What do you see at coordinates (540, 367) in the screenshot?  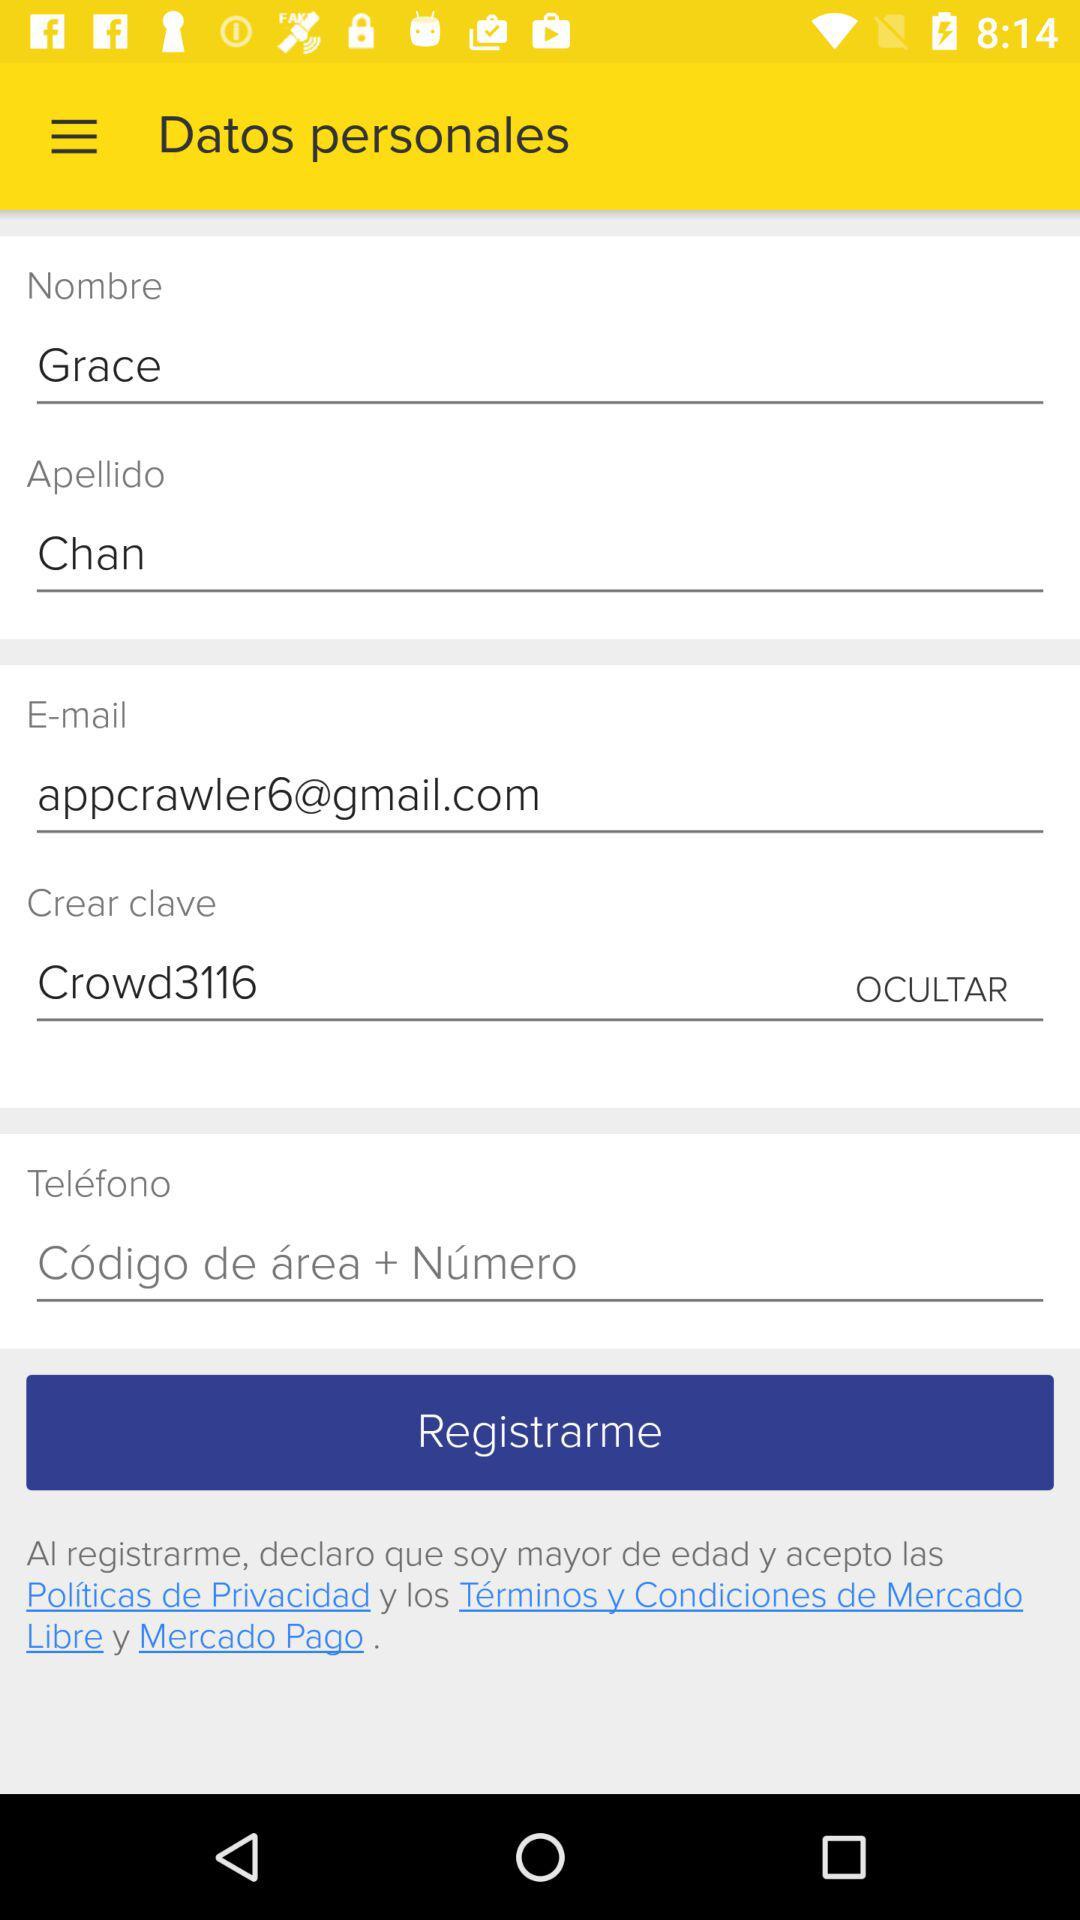 I see `the grace icon` at bounding box center [540, 367].